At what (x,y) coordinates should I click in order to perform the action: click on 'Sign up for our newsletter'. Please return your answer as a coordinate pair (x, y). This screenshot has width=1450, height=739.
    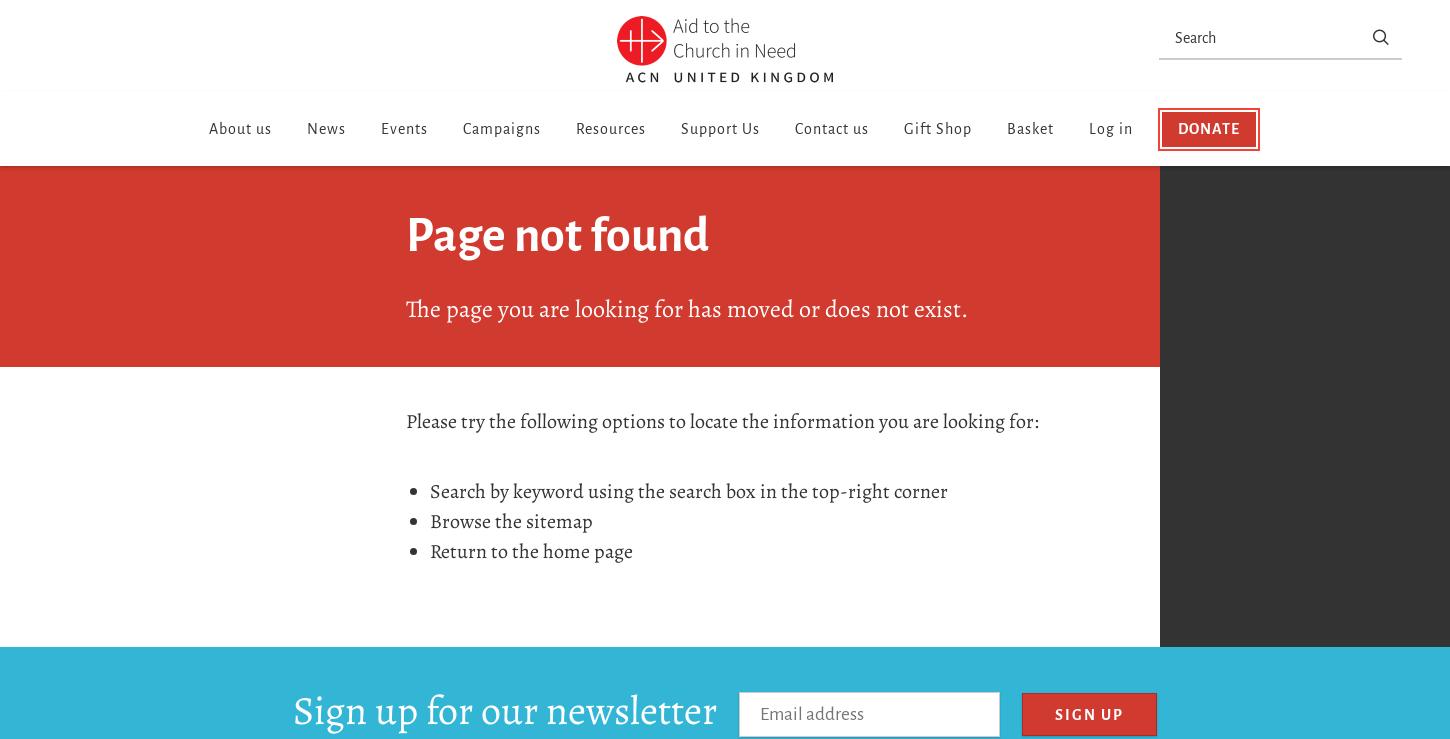
    Looking at the image, I should click on (505, 710).